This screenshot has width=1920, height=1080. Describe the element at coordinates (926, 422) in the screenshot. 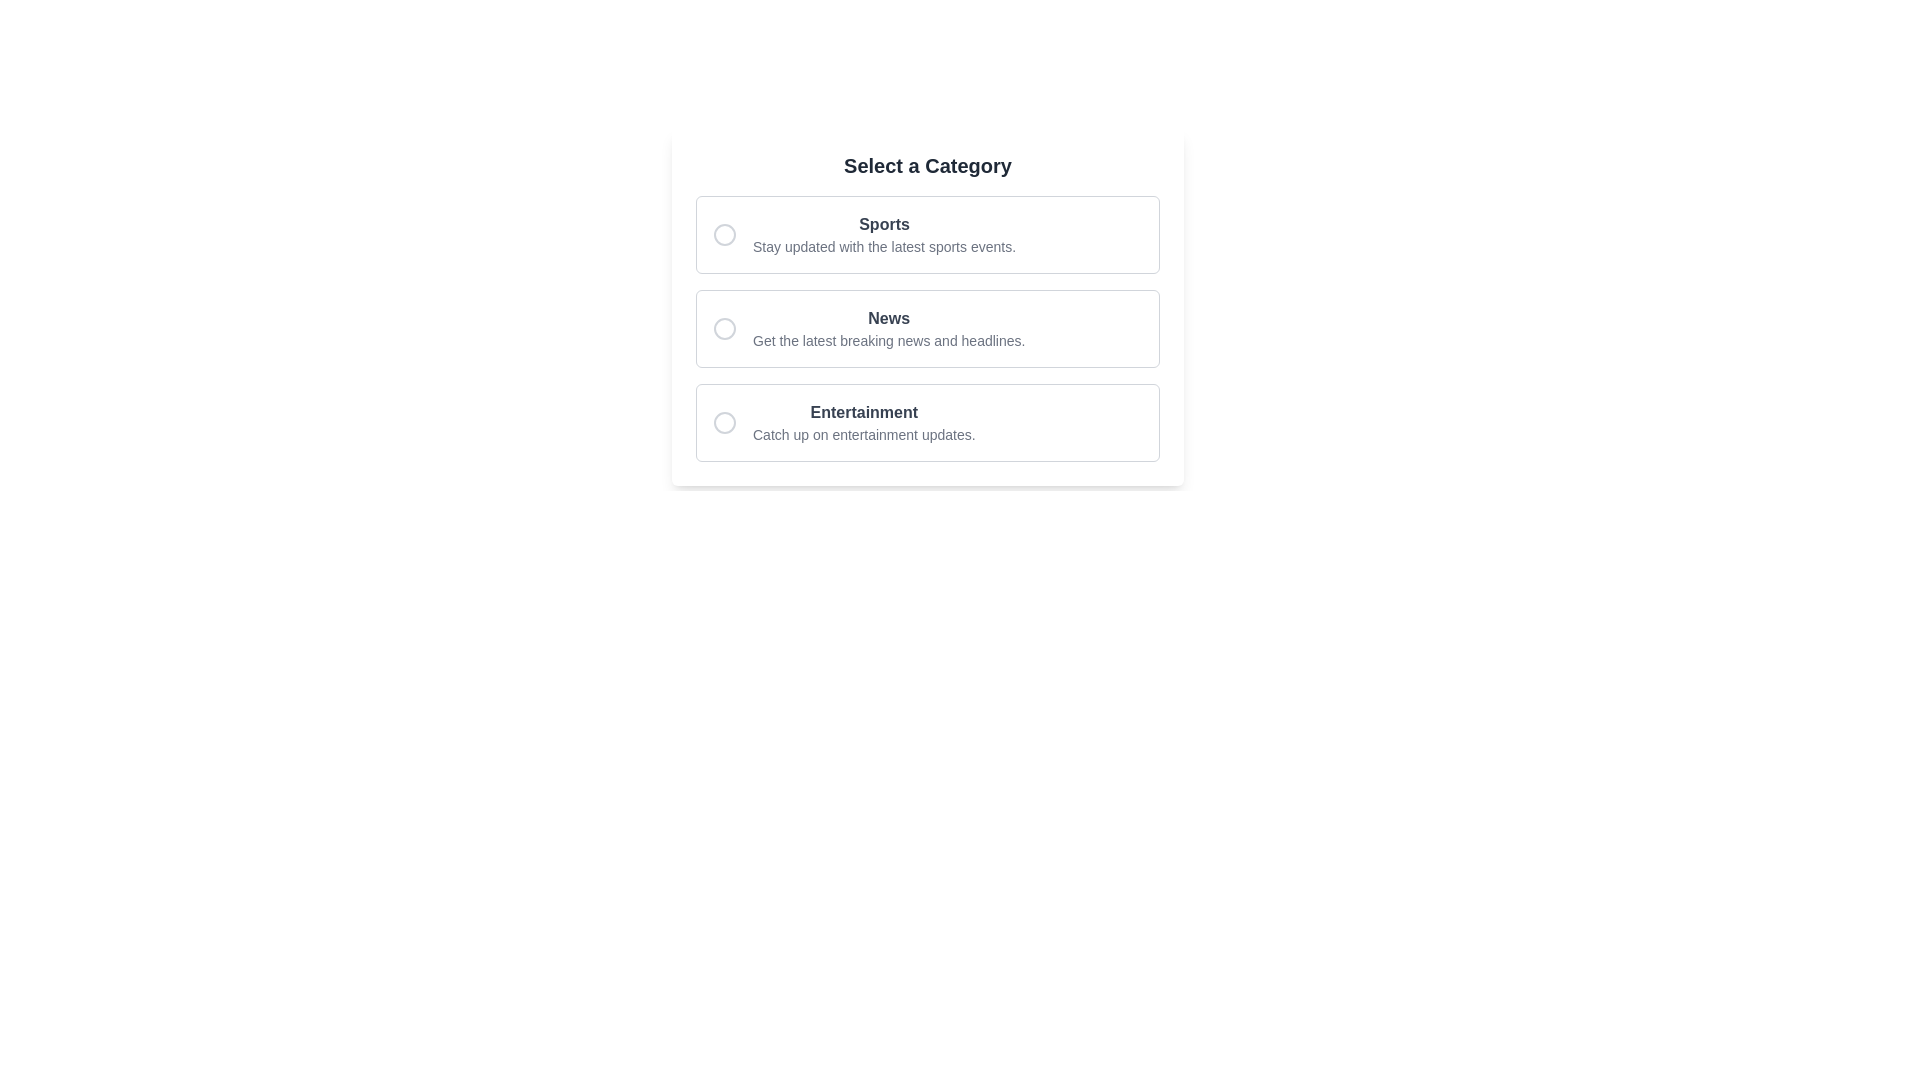

I see `the 'Entertainment' category selectable item in the list` at that location.